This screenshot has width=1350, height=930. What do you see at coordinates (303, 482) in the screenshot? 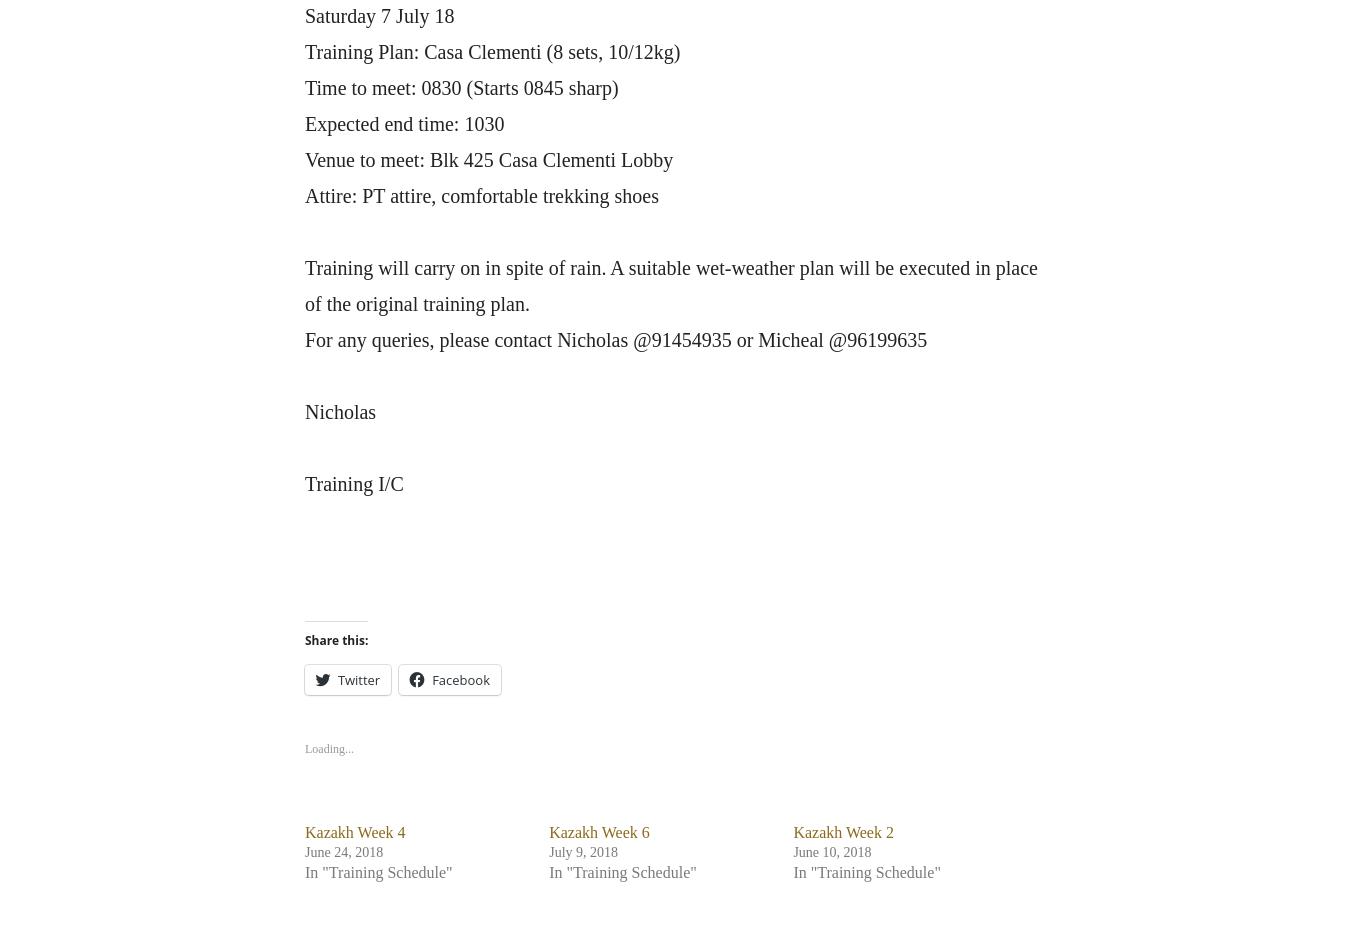
I see `'Training I/C'` at bounding box center [303, 482].